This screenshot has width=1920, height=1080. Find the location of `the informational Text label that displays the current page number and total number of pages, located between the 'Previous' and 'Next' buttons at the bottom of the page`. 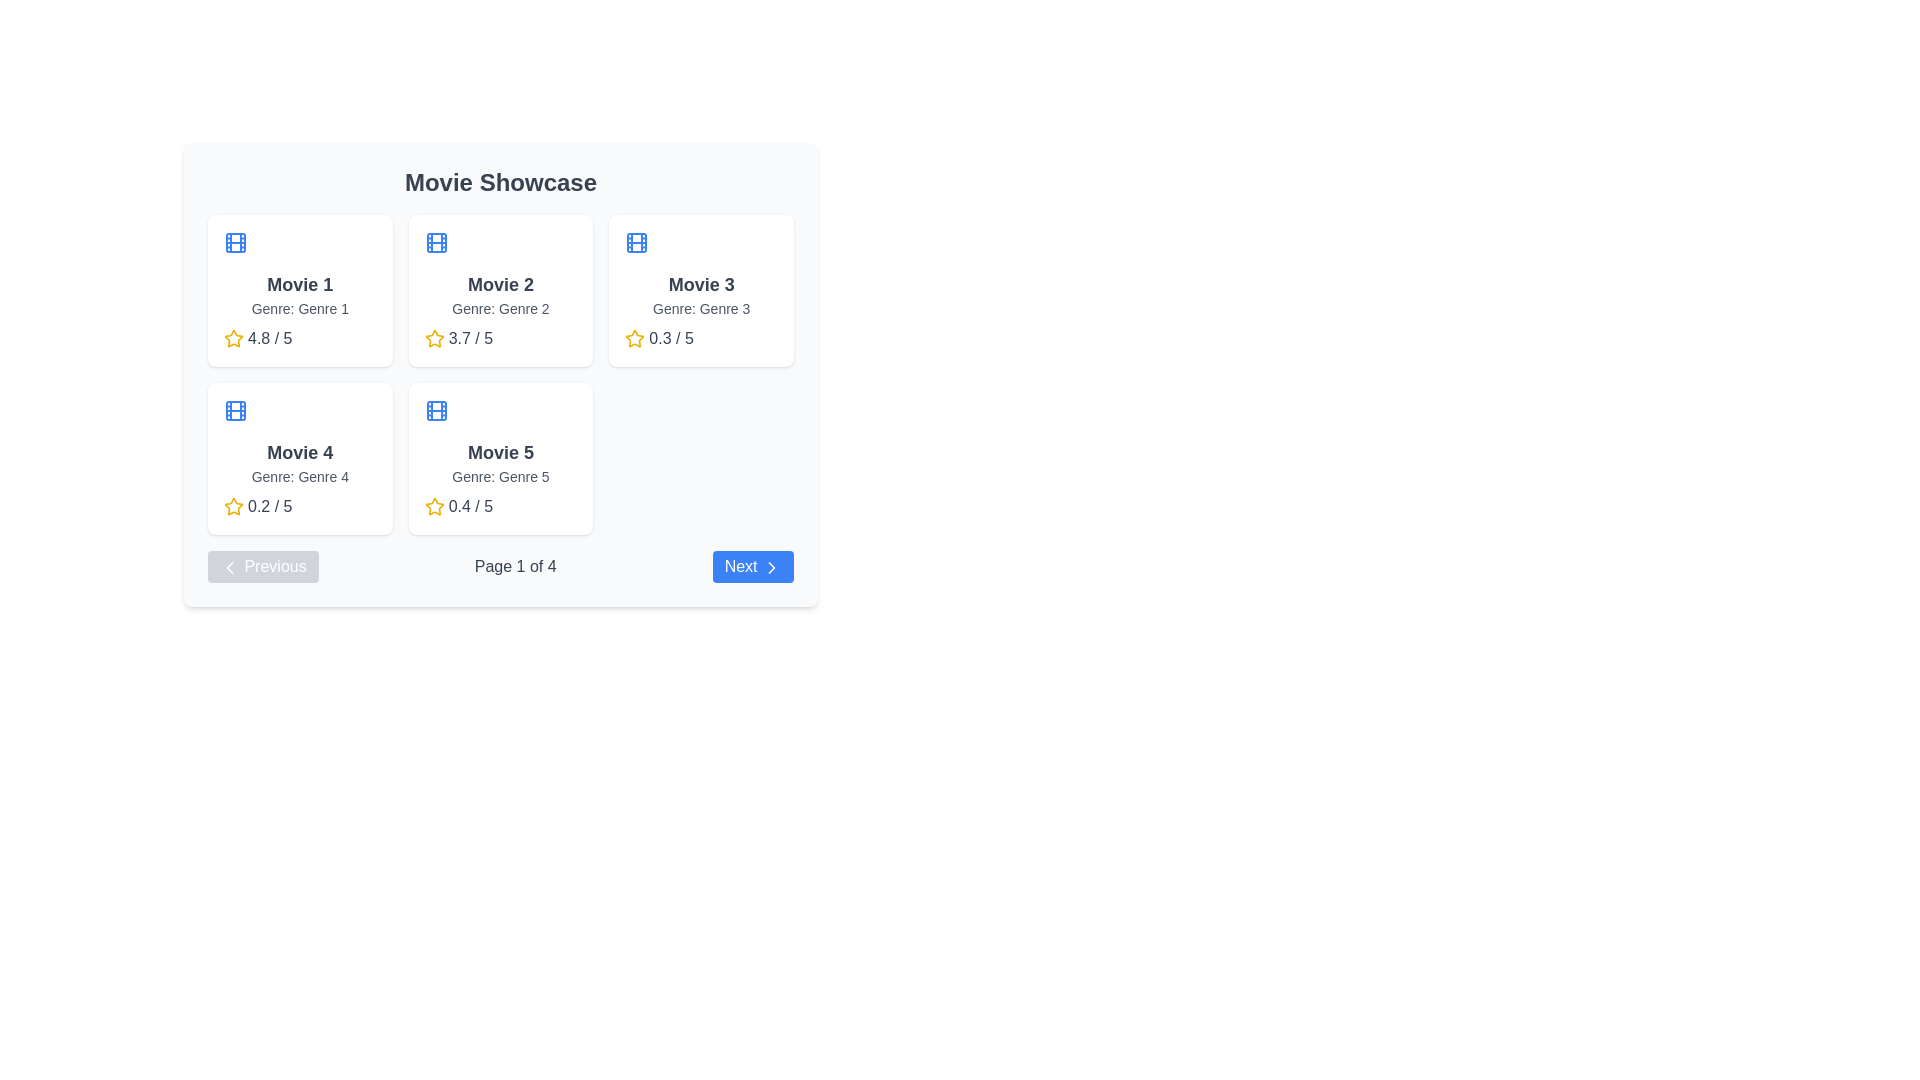

the informational Text label that displays the current page number and total number of pages, located between the 'Previous' and 'Next' buttons at the bottom of the page is located at coordinates (515, 567).